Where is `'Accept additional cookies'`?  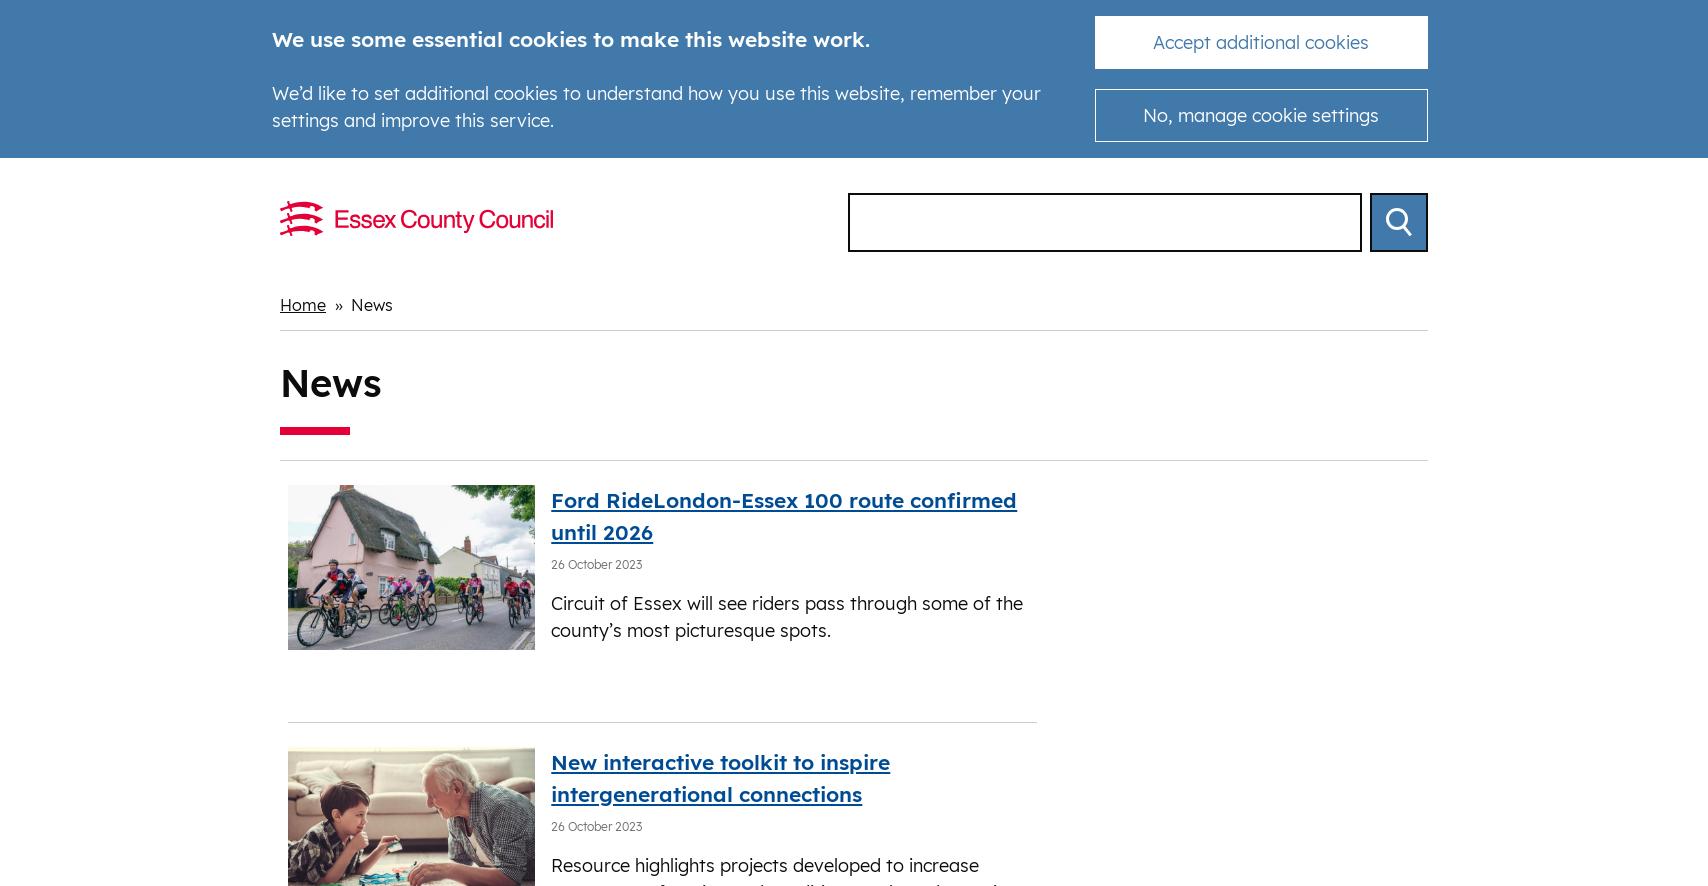
'Accept additional cookies' is located at coordinates (1261, 42).